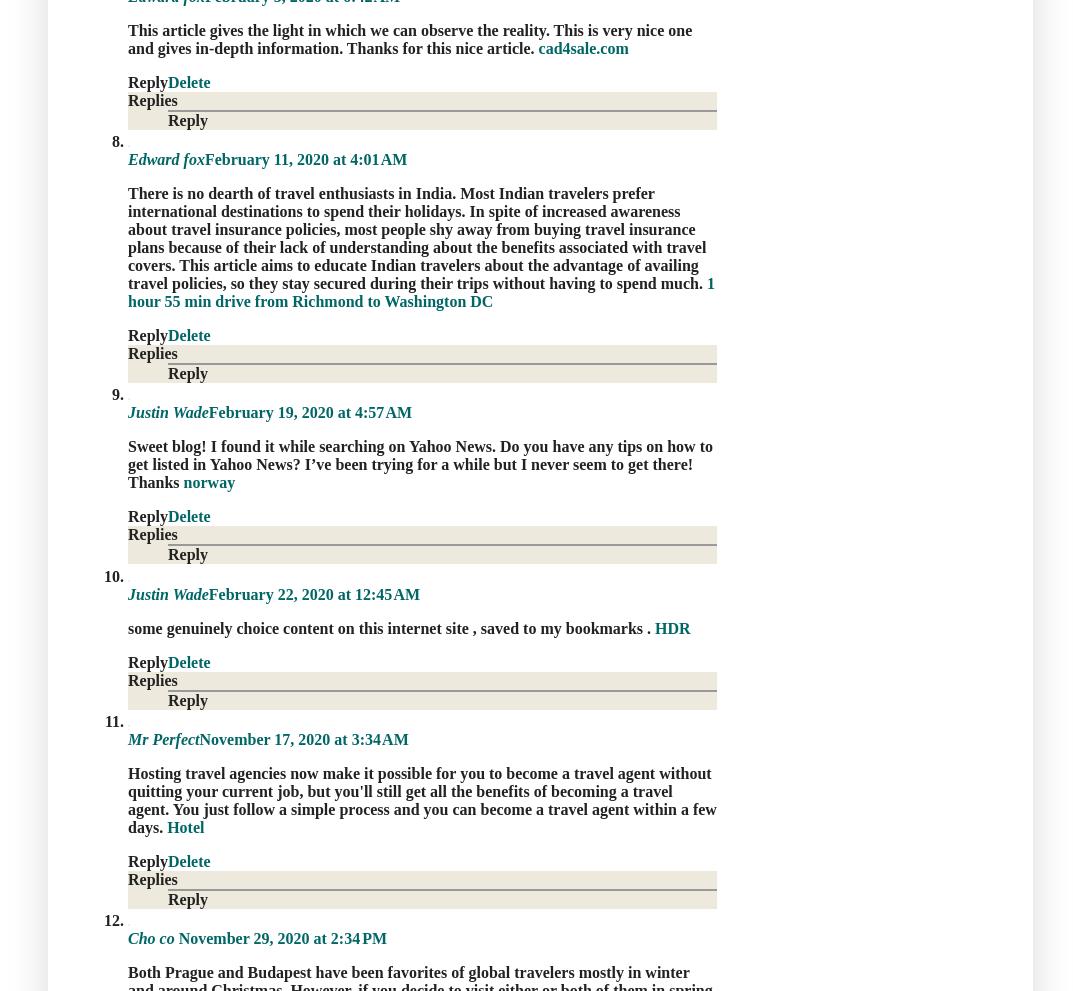 This screenshot has height=991, width=1073. I want to click on 'cad4sale.com', so click(538, 47).